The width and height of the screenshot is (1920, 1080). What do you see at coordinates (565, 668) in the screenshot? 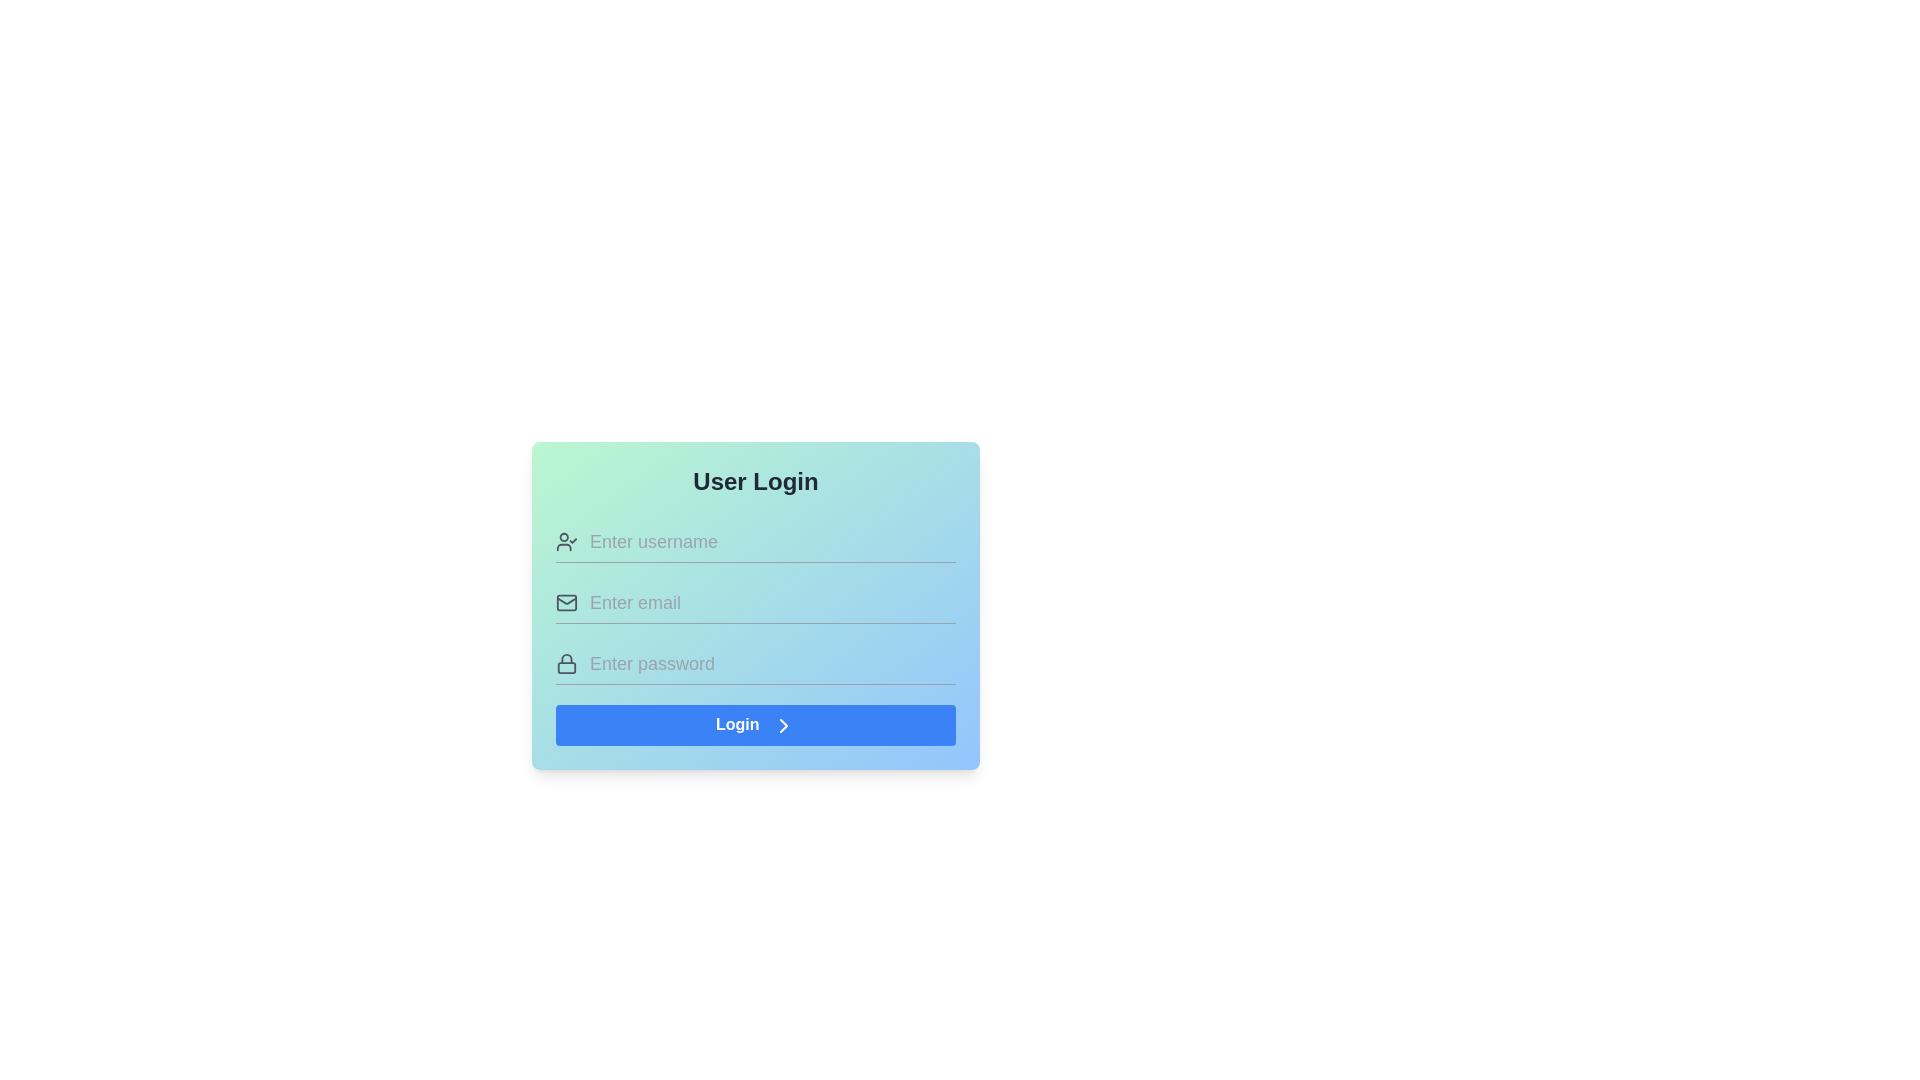
I see `the small rectangle located at the bottom part of the lock icon illustration adjacent to the password input field` at bounding box center [565, 668].